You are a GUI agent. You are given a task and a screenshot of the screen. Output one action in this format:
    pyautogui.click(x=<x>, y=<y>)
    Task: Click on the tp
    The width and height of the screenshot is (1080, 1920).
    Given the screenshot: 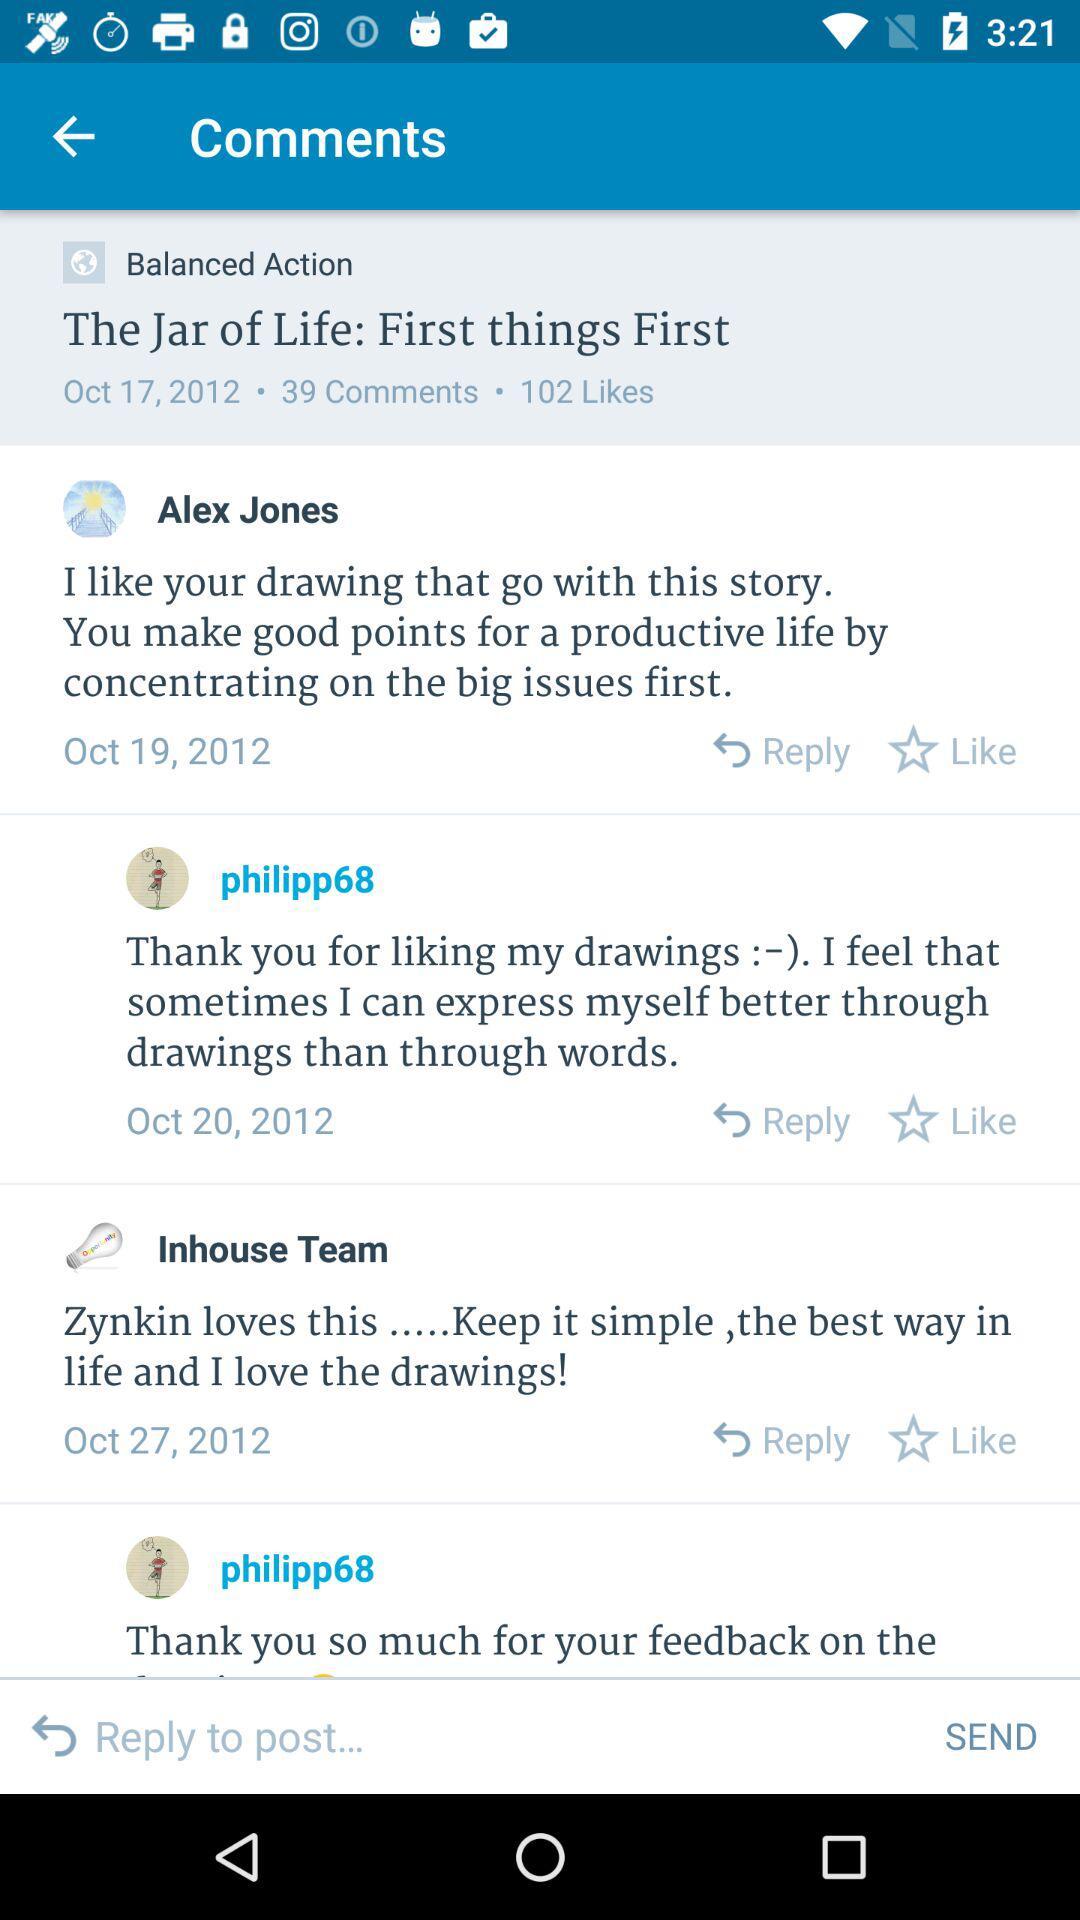 What is the action you would take?
    pyautogui.click(x=156, y=878)
    